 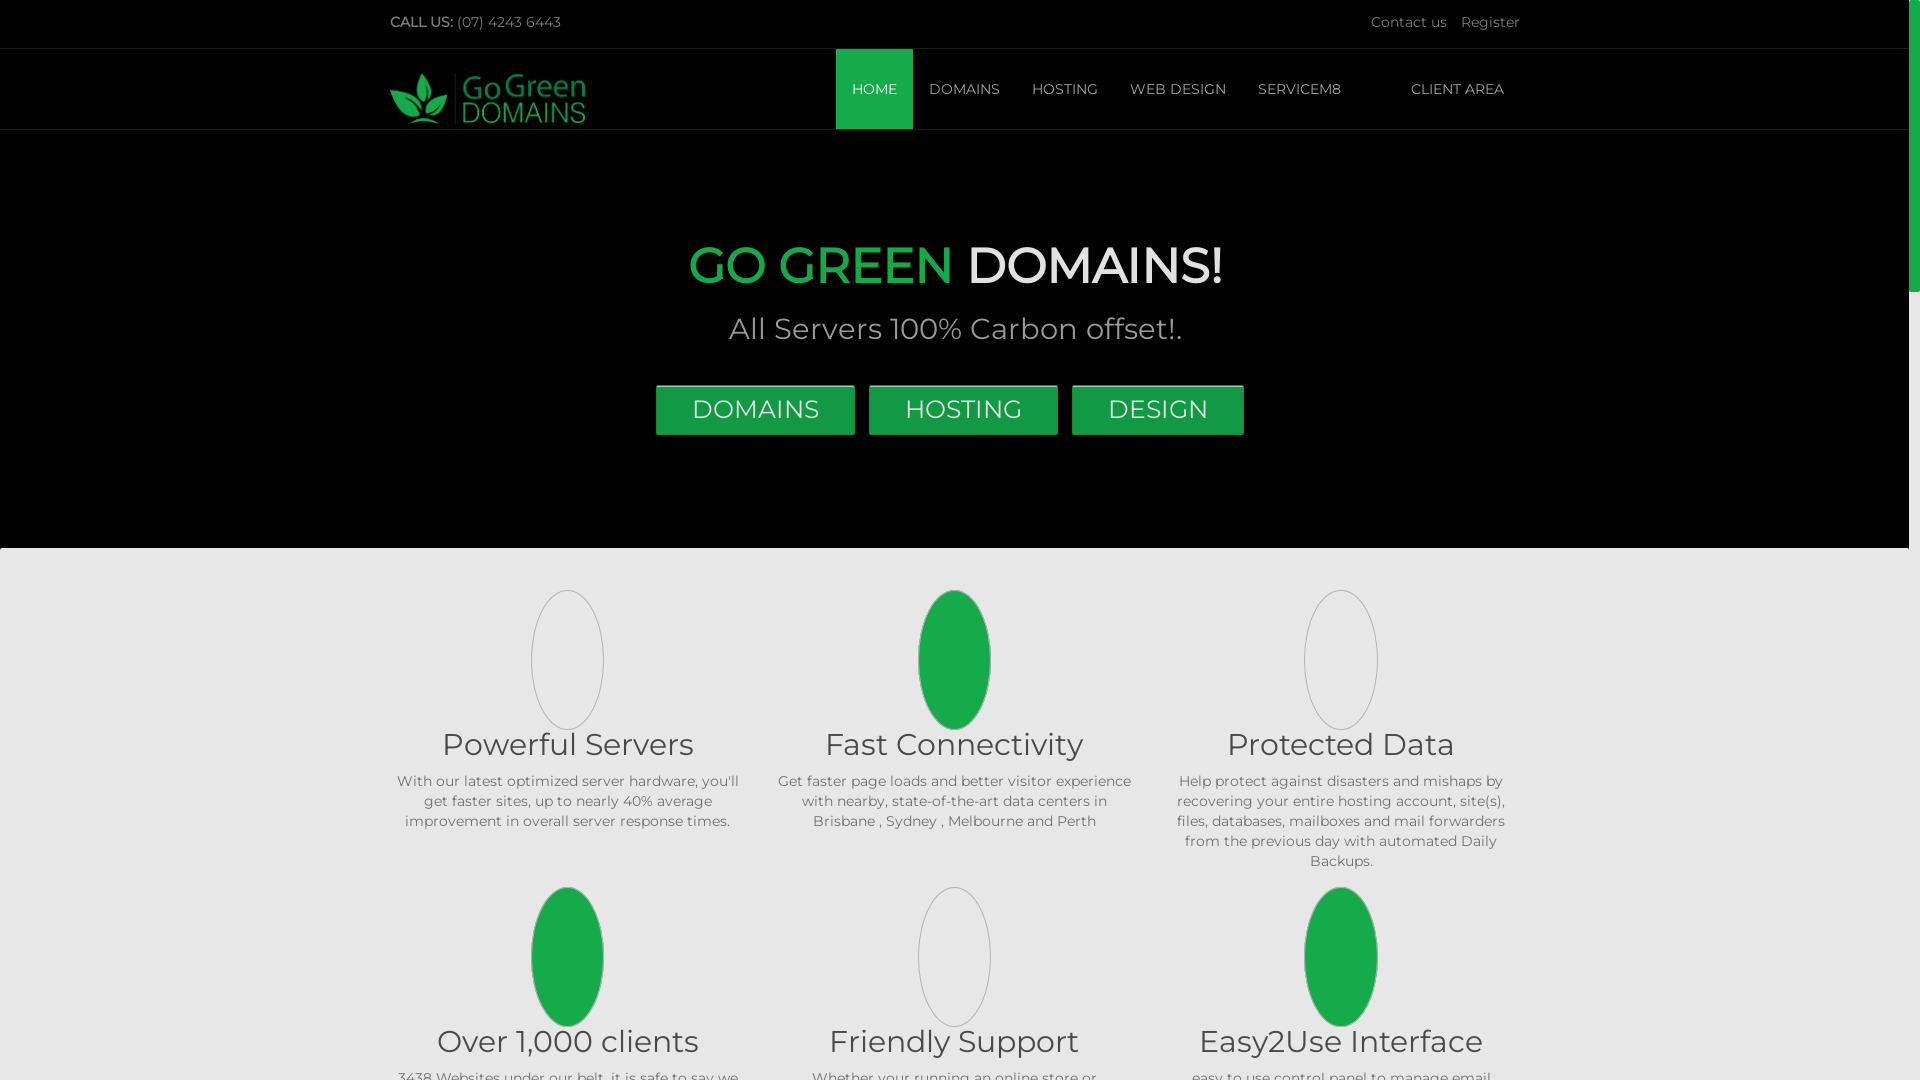 What do you see at coordinates (1162, 407) in the screenshot?
I see `'DESIGN'` at bounding box center [1162, 407].